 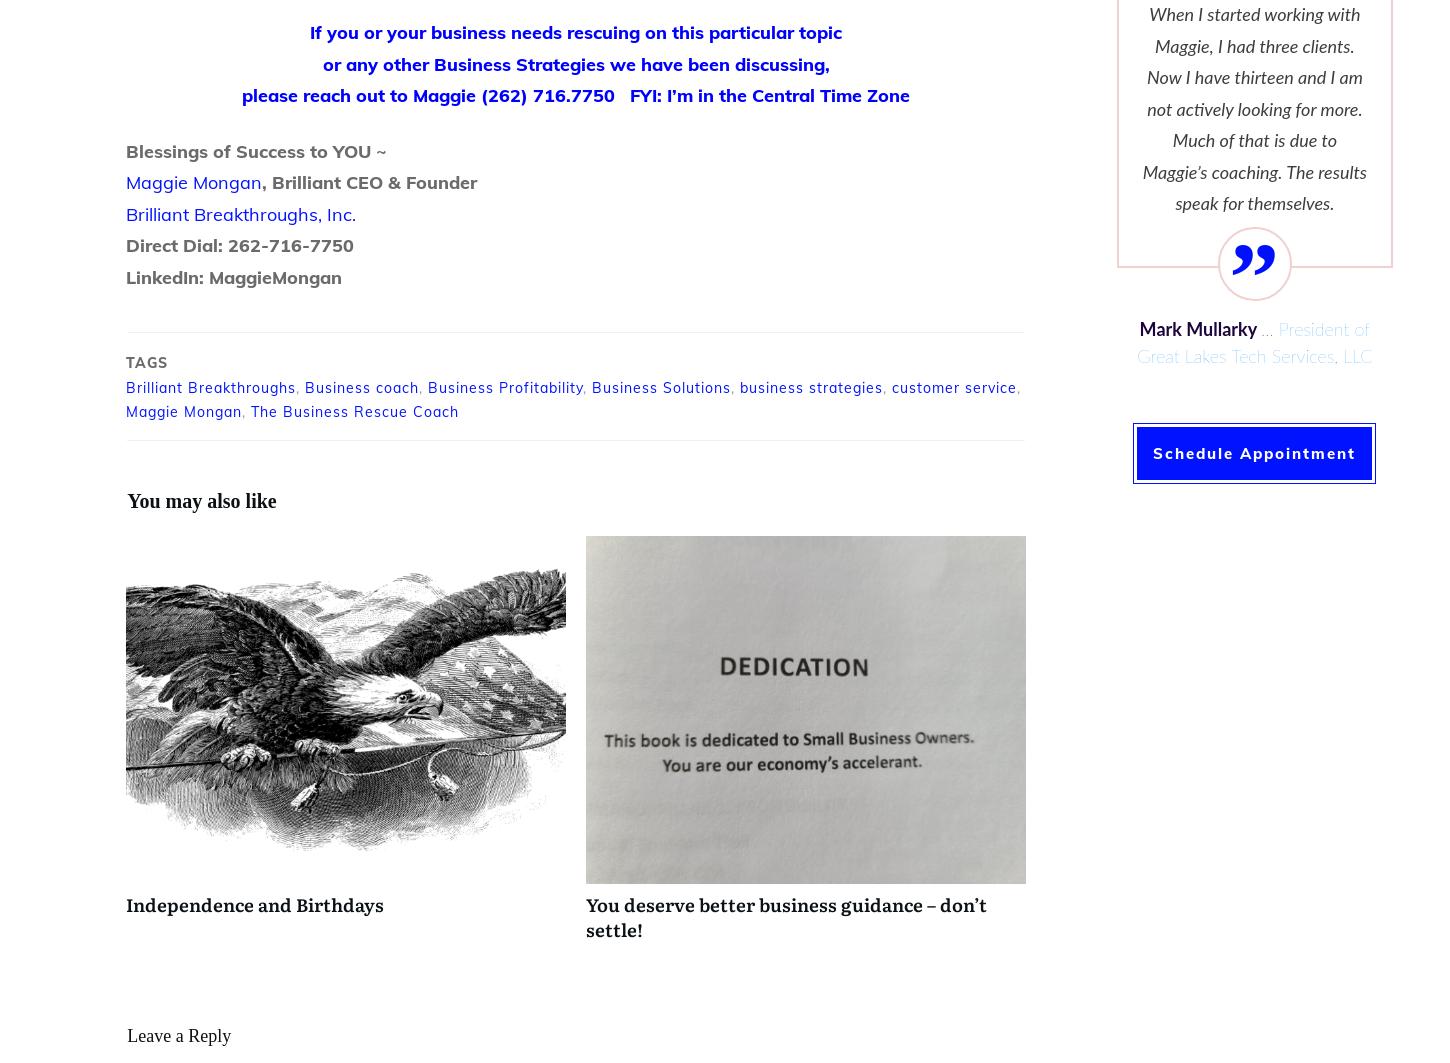 What do you see at coordinates (233, 276) in the screenshot?
I see `'LinkedIn: MaggieMongan'` at bounding box center [233, 276].